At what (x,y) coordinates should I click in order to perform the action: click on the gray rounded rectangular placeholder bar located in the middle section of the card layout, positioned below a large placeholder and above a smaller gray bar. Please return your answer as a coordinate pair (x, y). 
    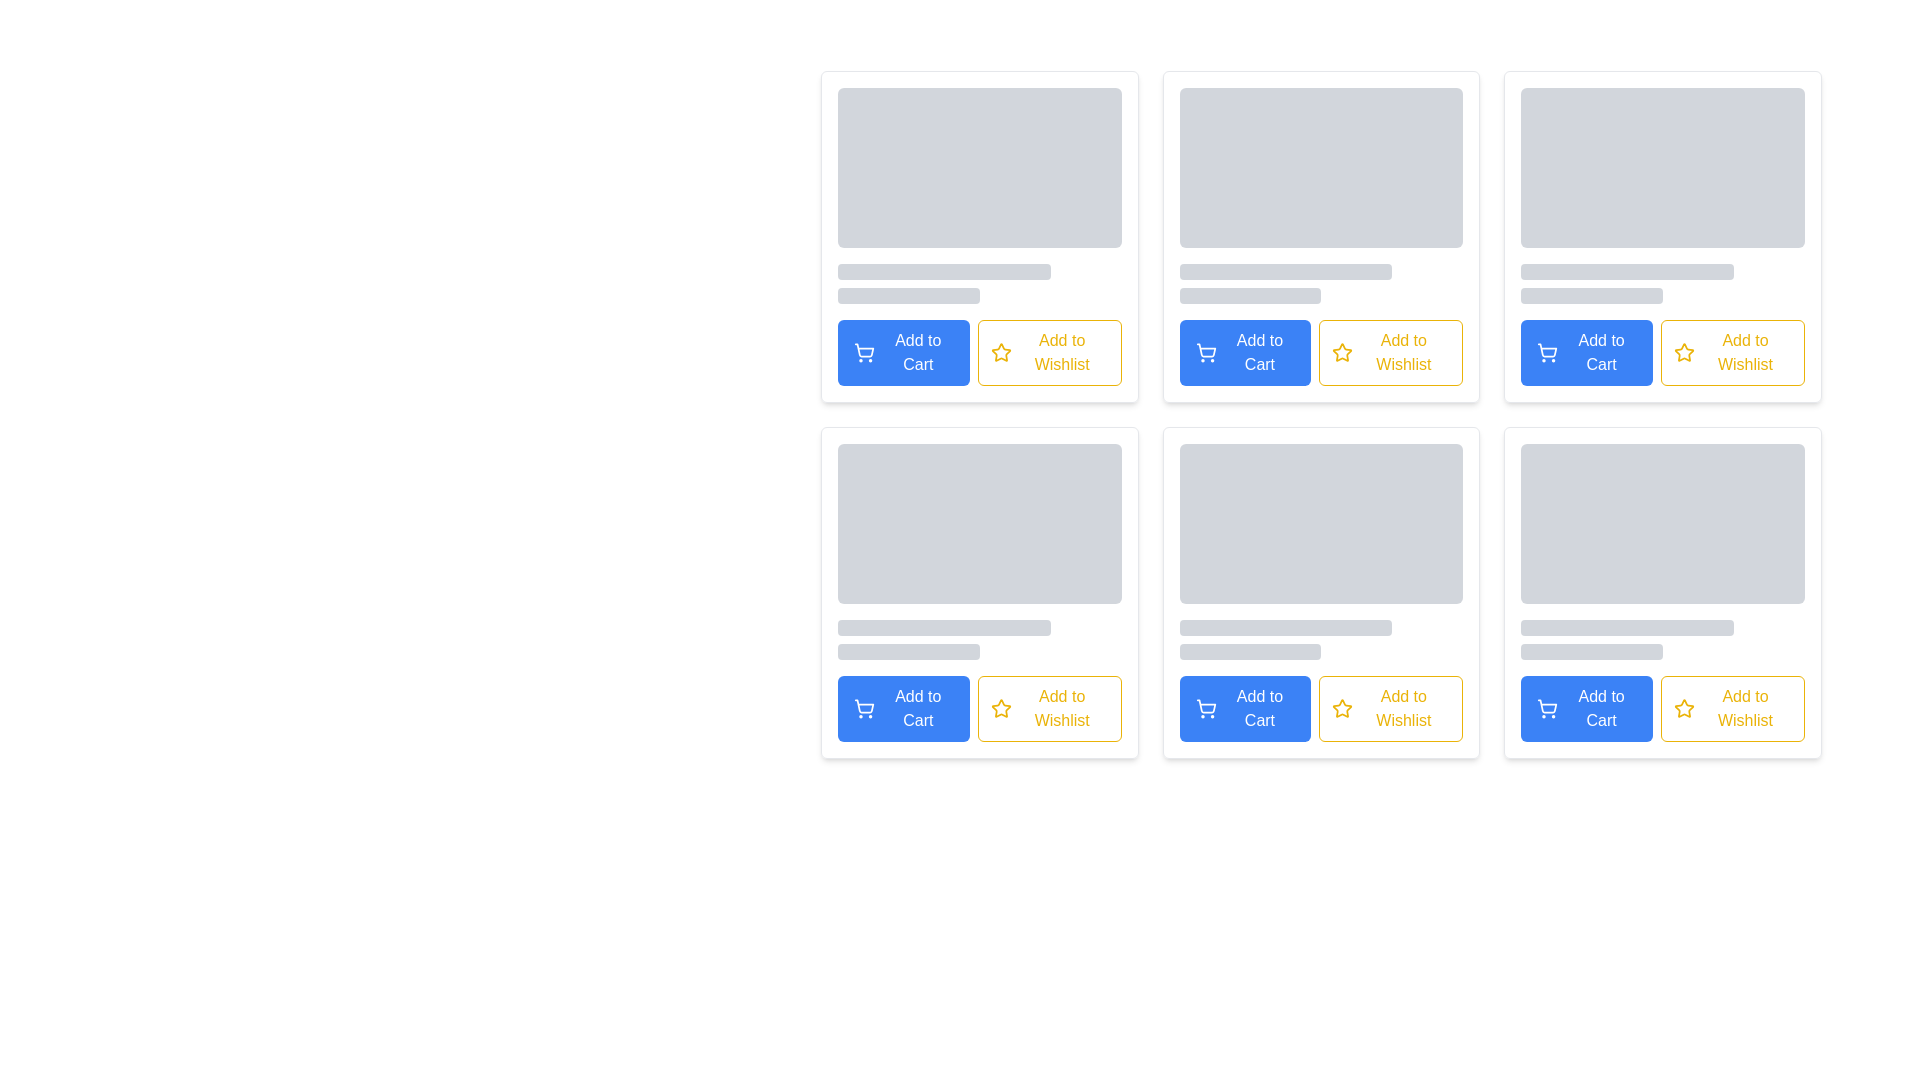
    Looking at the image, I should click on (943, 272).